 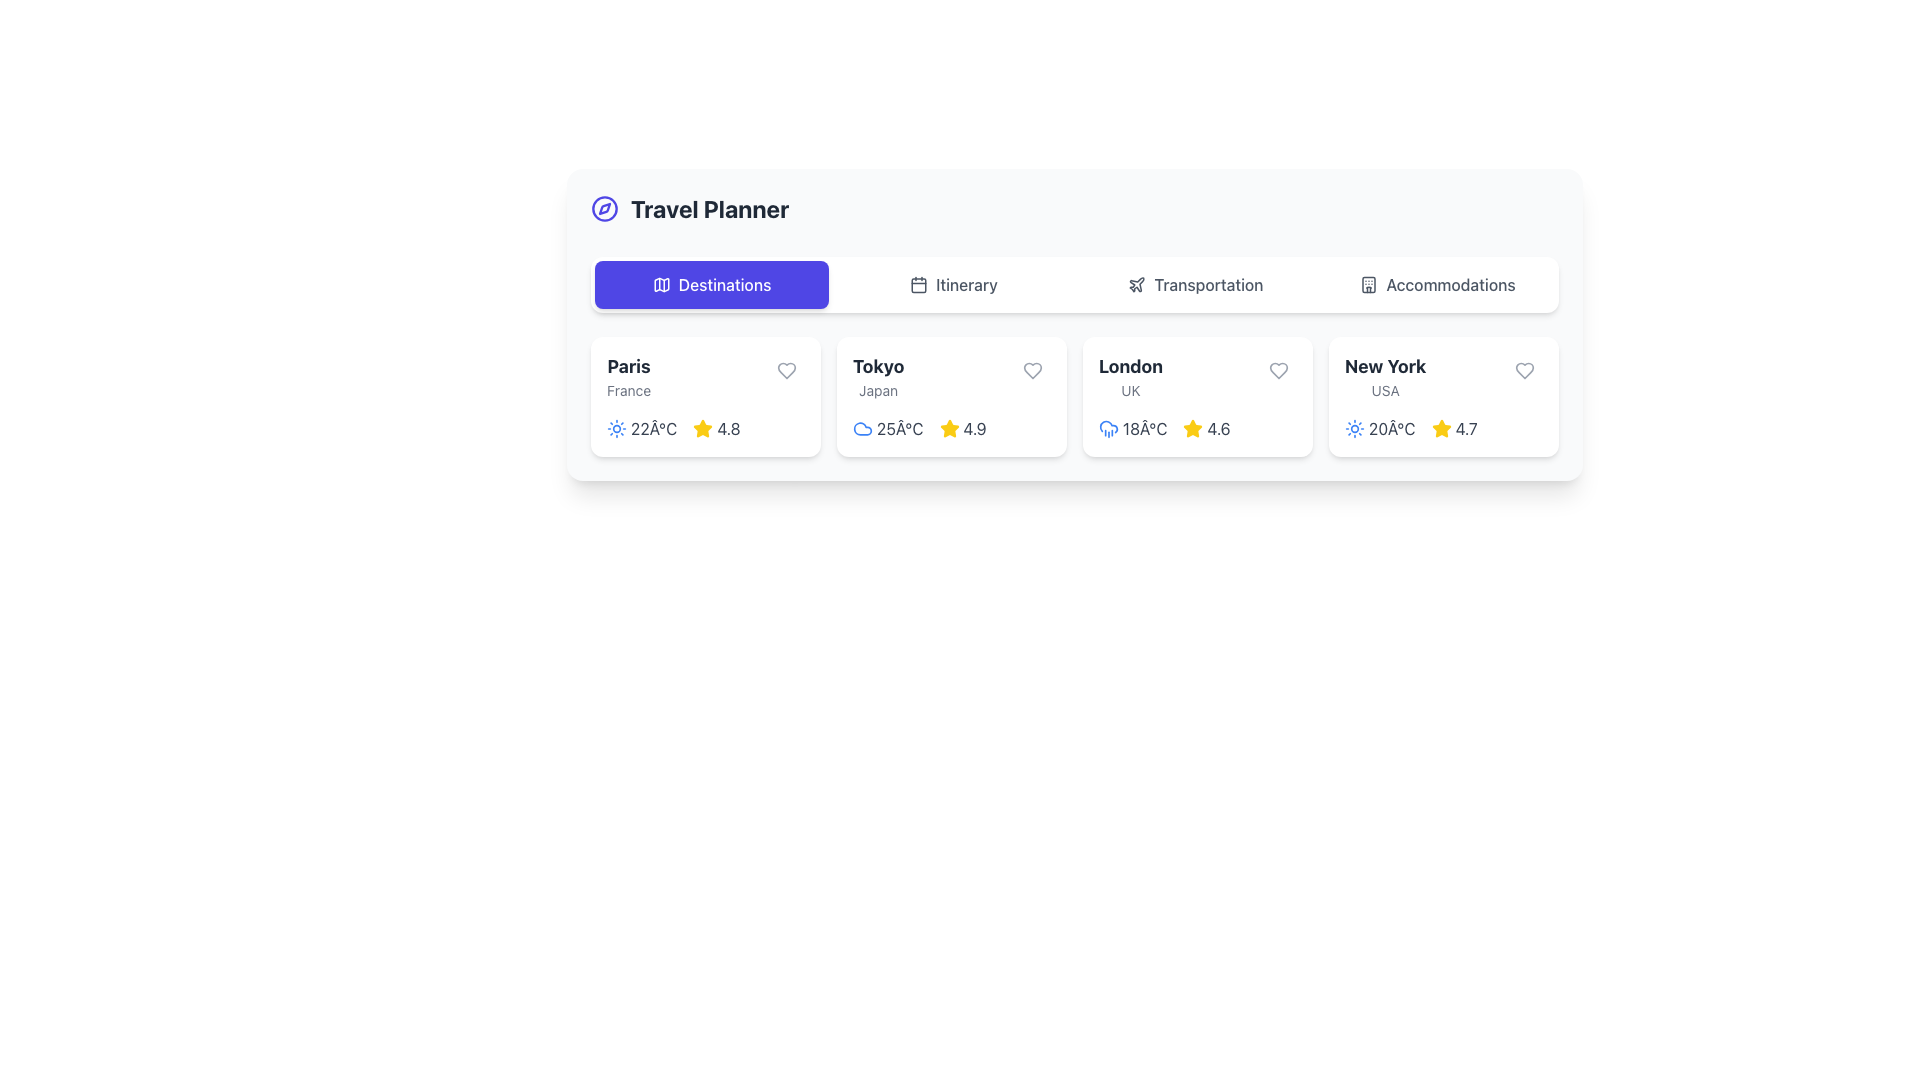 What do you see at coordinates (661, 285) in the screenshot?
I see `the illustrative icon for the 'Destinations' button located on the top navigation bar` at bounding box center [661, 285].